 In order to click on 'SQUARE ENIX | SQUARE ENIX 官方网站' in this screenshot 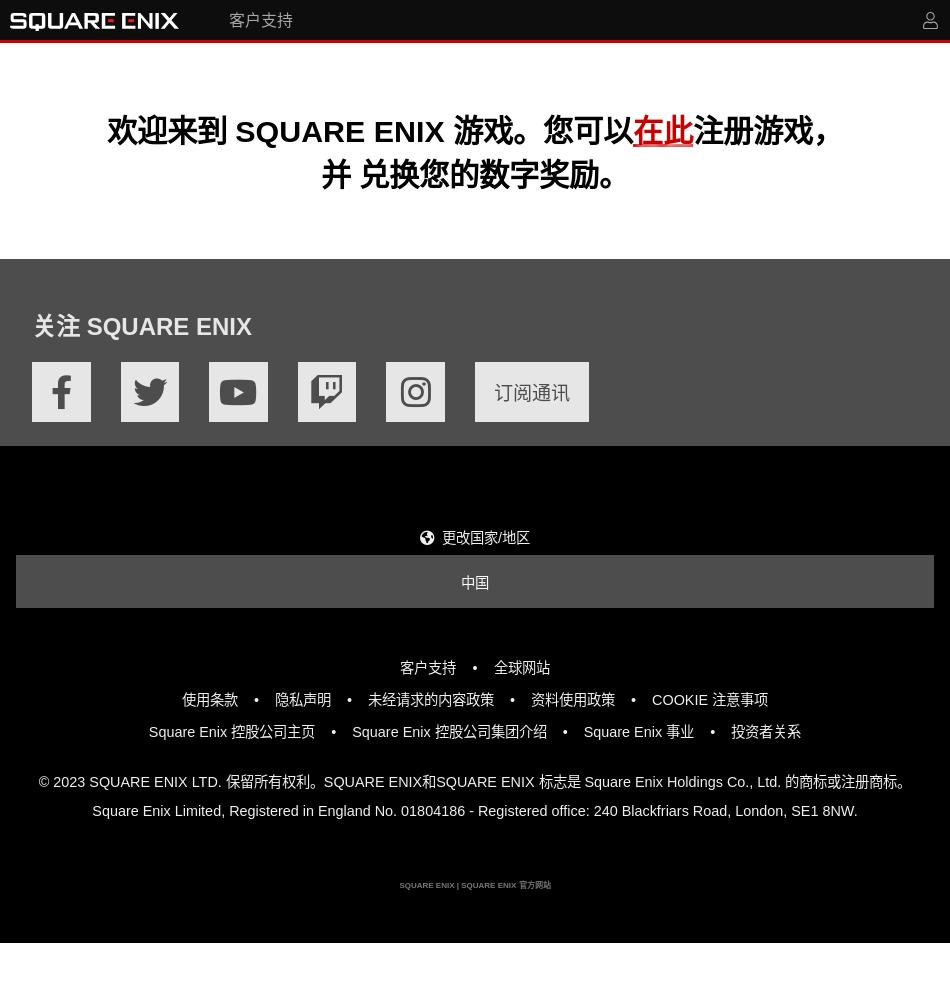, I will do `click(398, 884)`.